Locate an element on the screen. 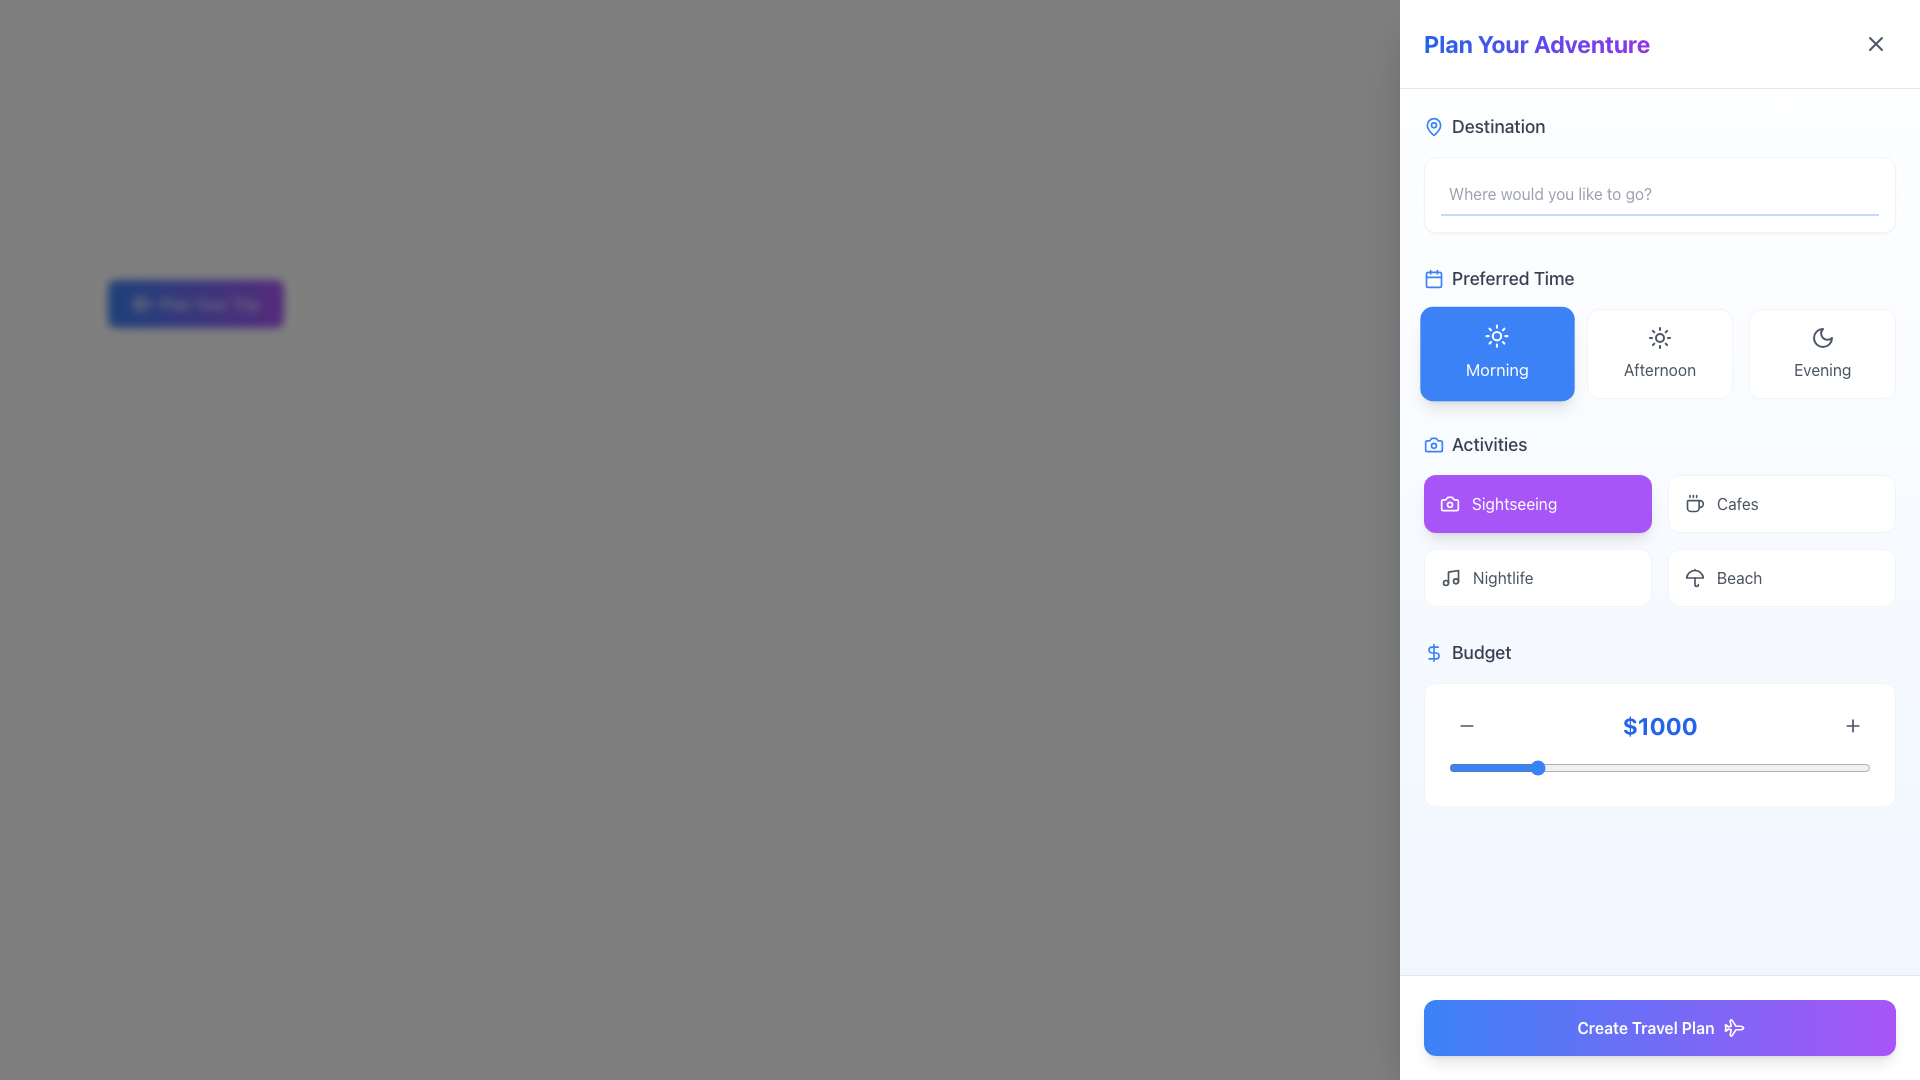 This screenshot has height=1080, width=1920. the small gray SVG icon resembling a cross in the top-right corner of the interface is located at coordinates (1875, 43).